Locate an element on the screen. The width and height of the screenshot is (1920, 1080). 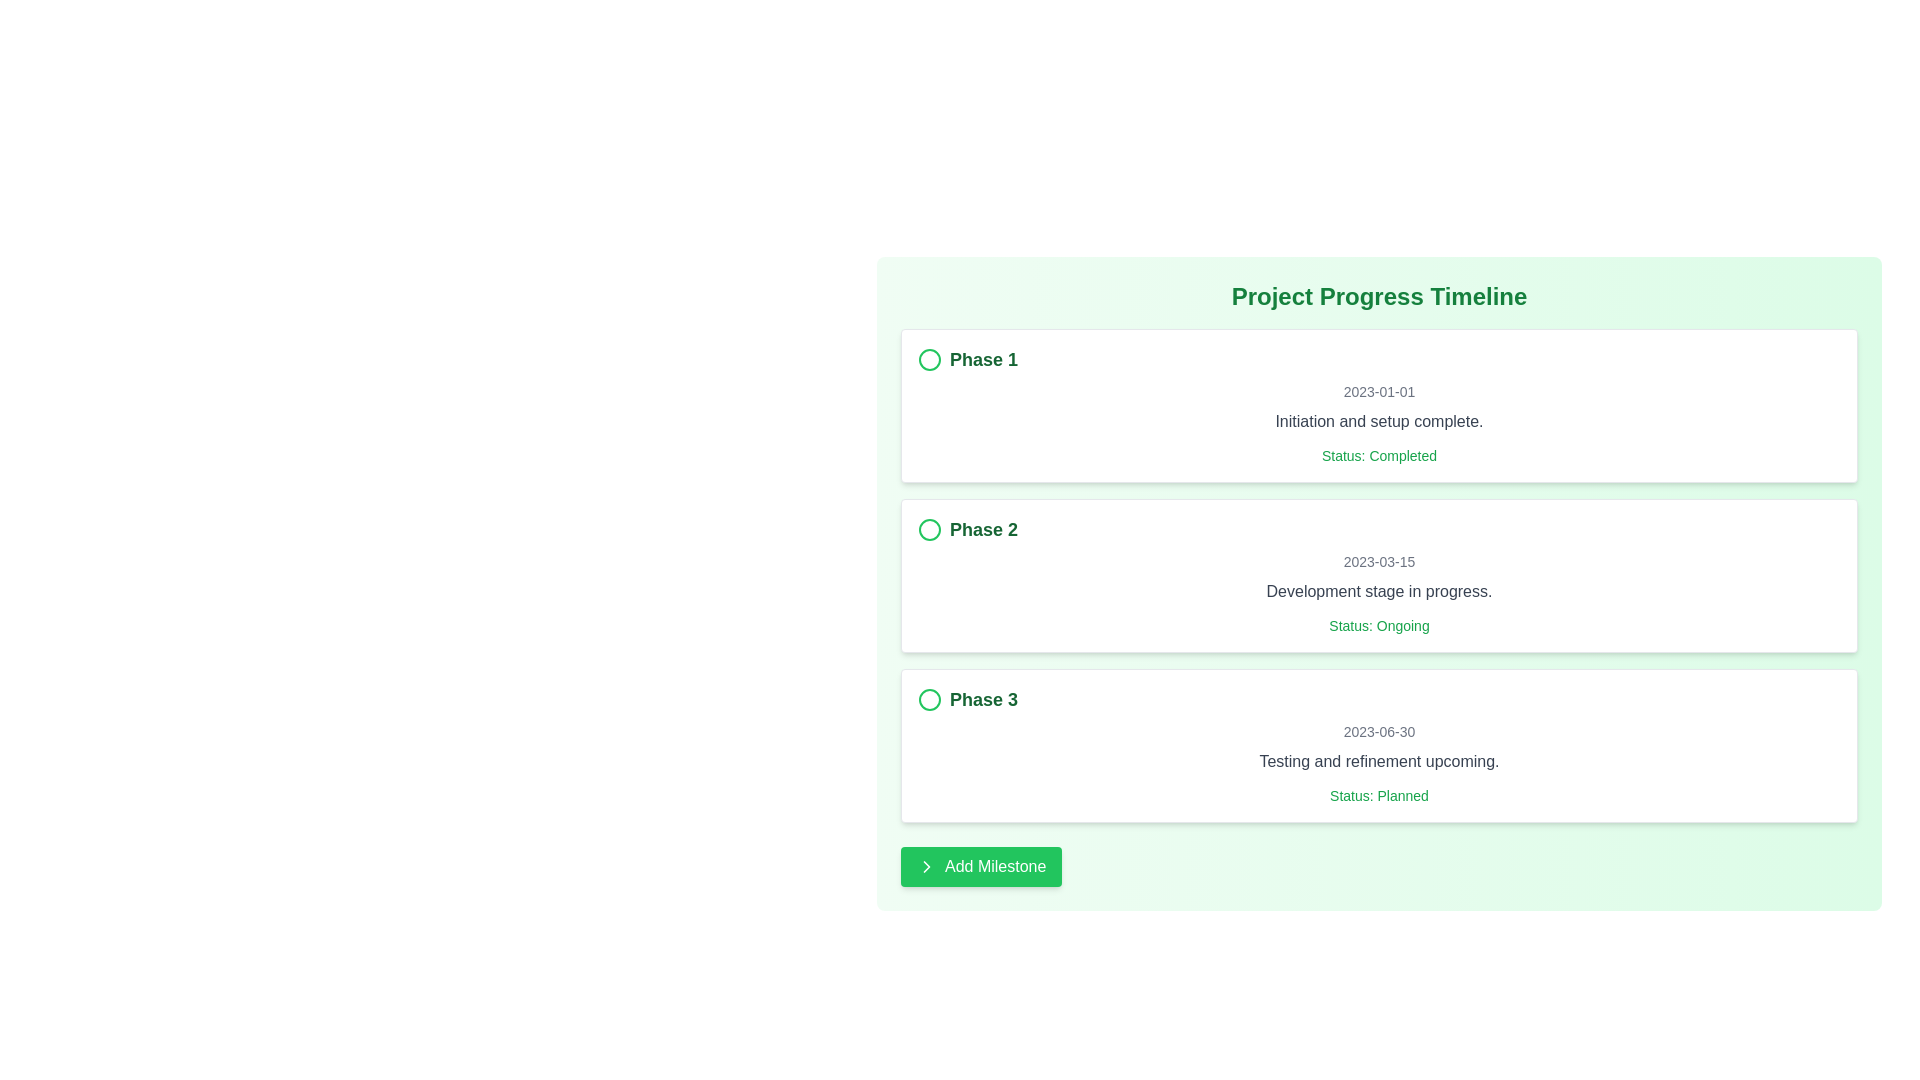
text label displaying 'Phase 2', which is styled in a bold and large green font and is located within the milestone panel labeled 'Phase 2' is located at coordinates (983, 528).